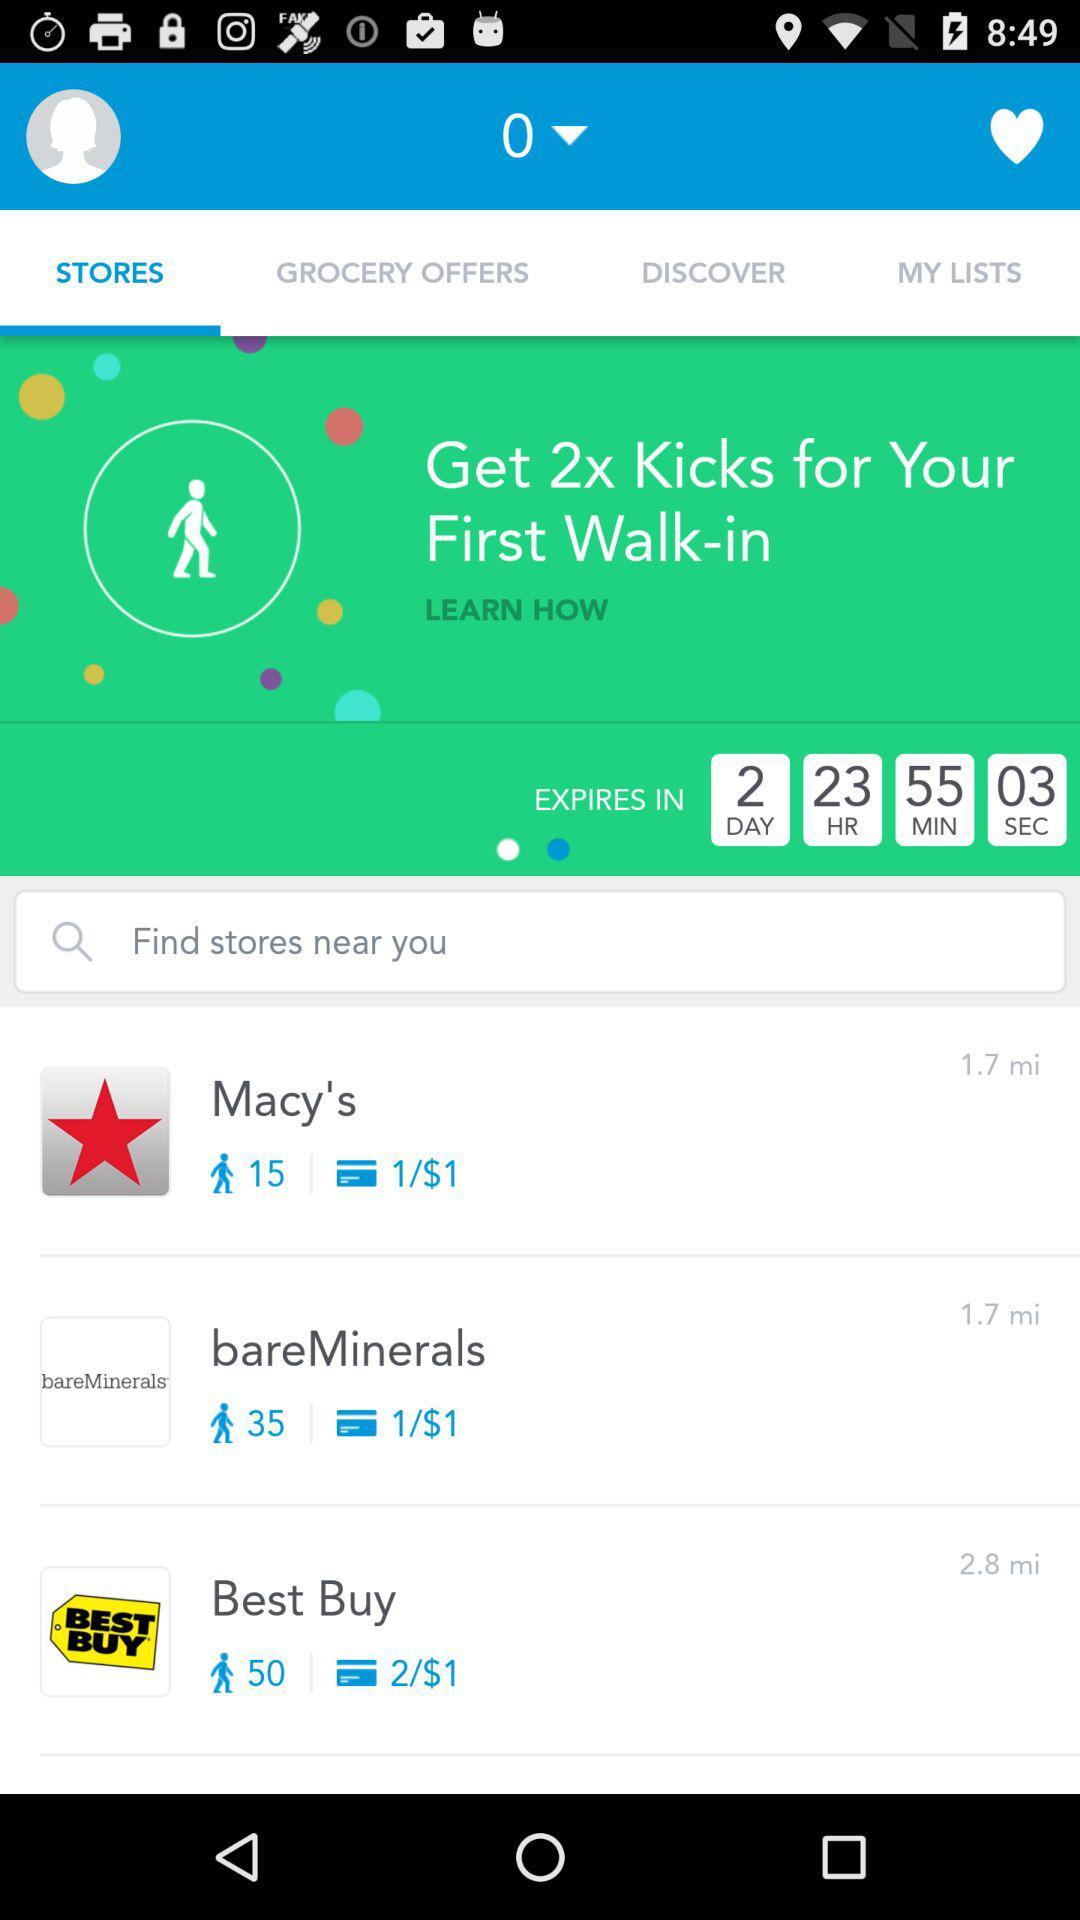 The height and width of the screenshot is (1920, 1080). Describe the element at coordinates (72, 135) in the screenshot. I see `icon above stores icon` at that location.